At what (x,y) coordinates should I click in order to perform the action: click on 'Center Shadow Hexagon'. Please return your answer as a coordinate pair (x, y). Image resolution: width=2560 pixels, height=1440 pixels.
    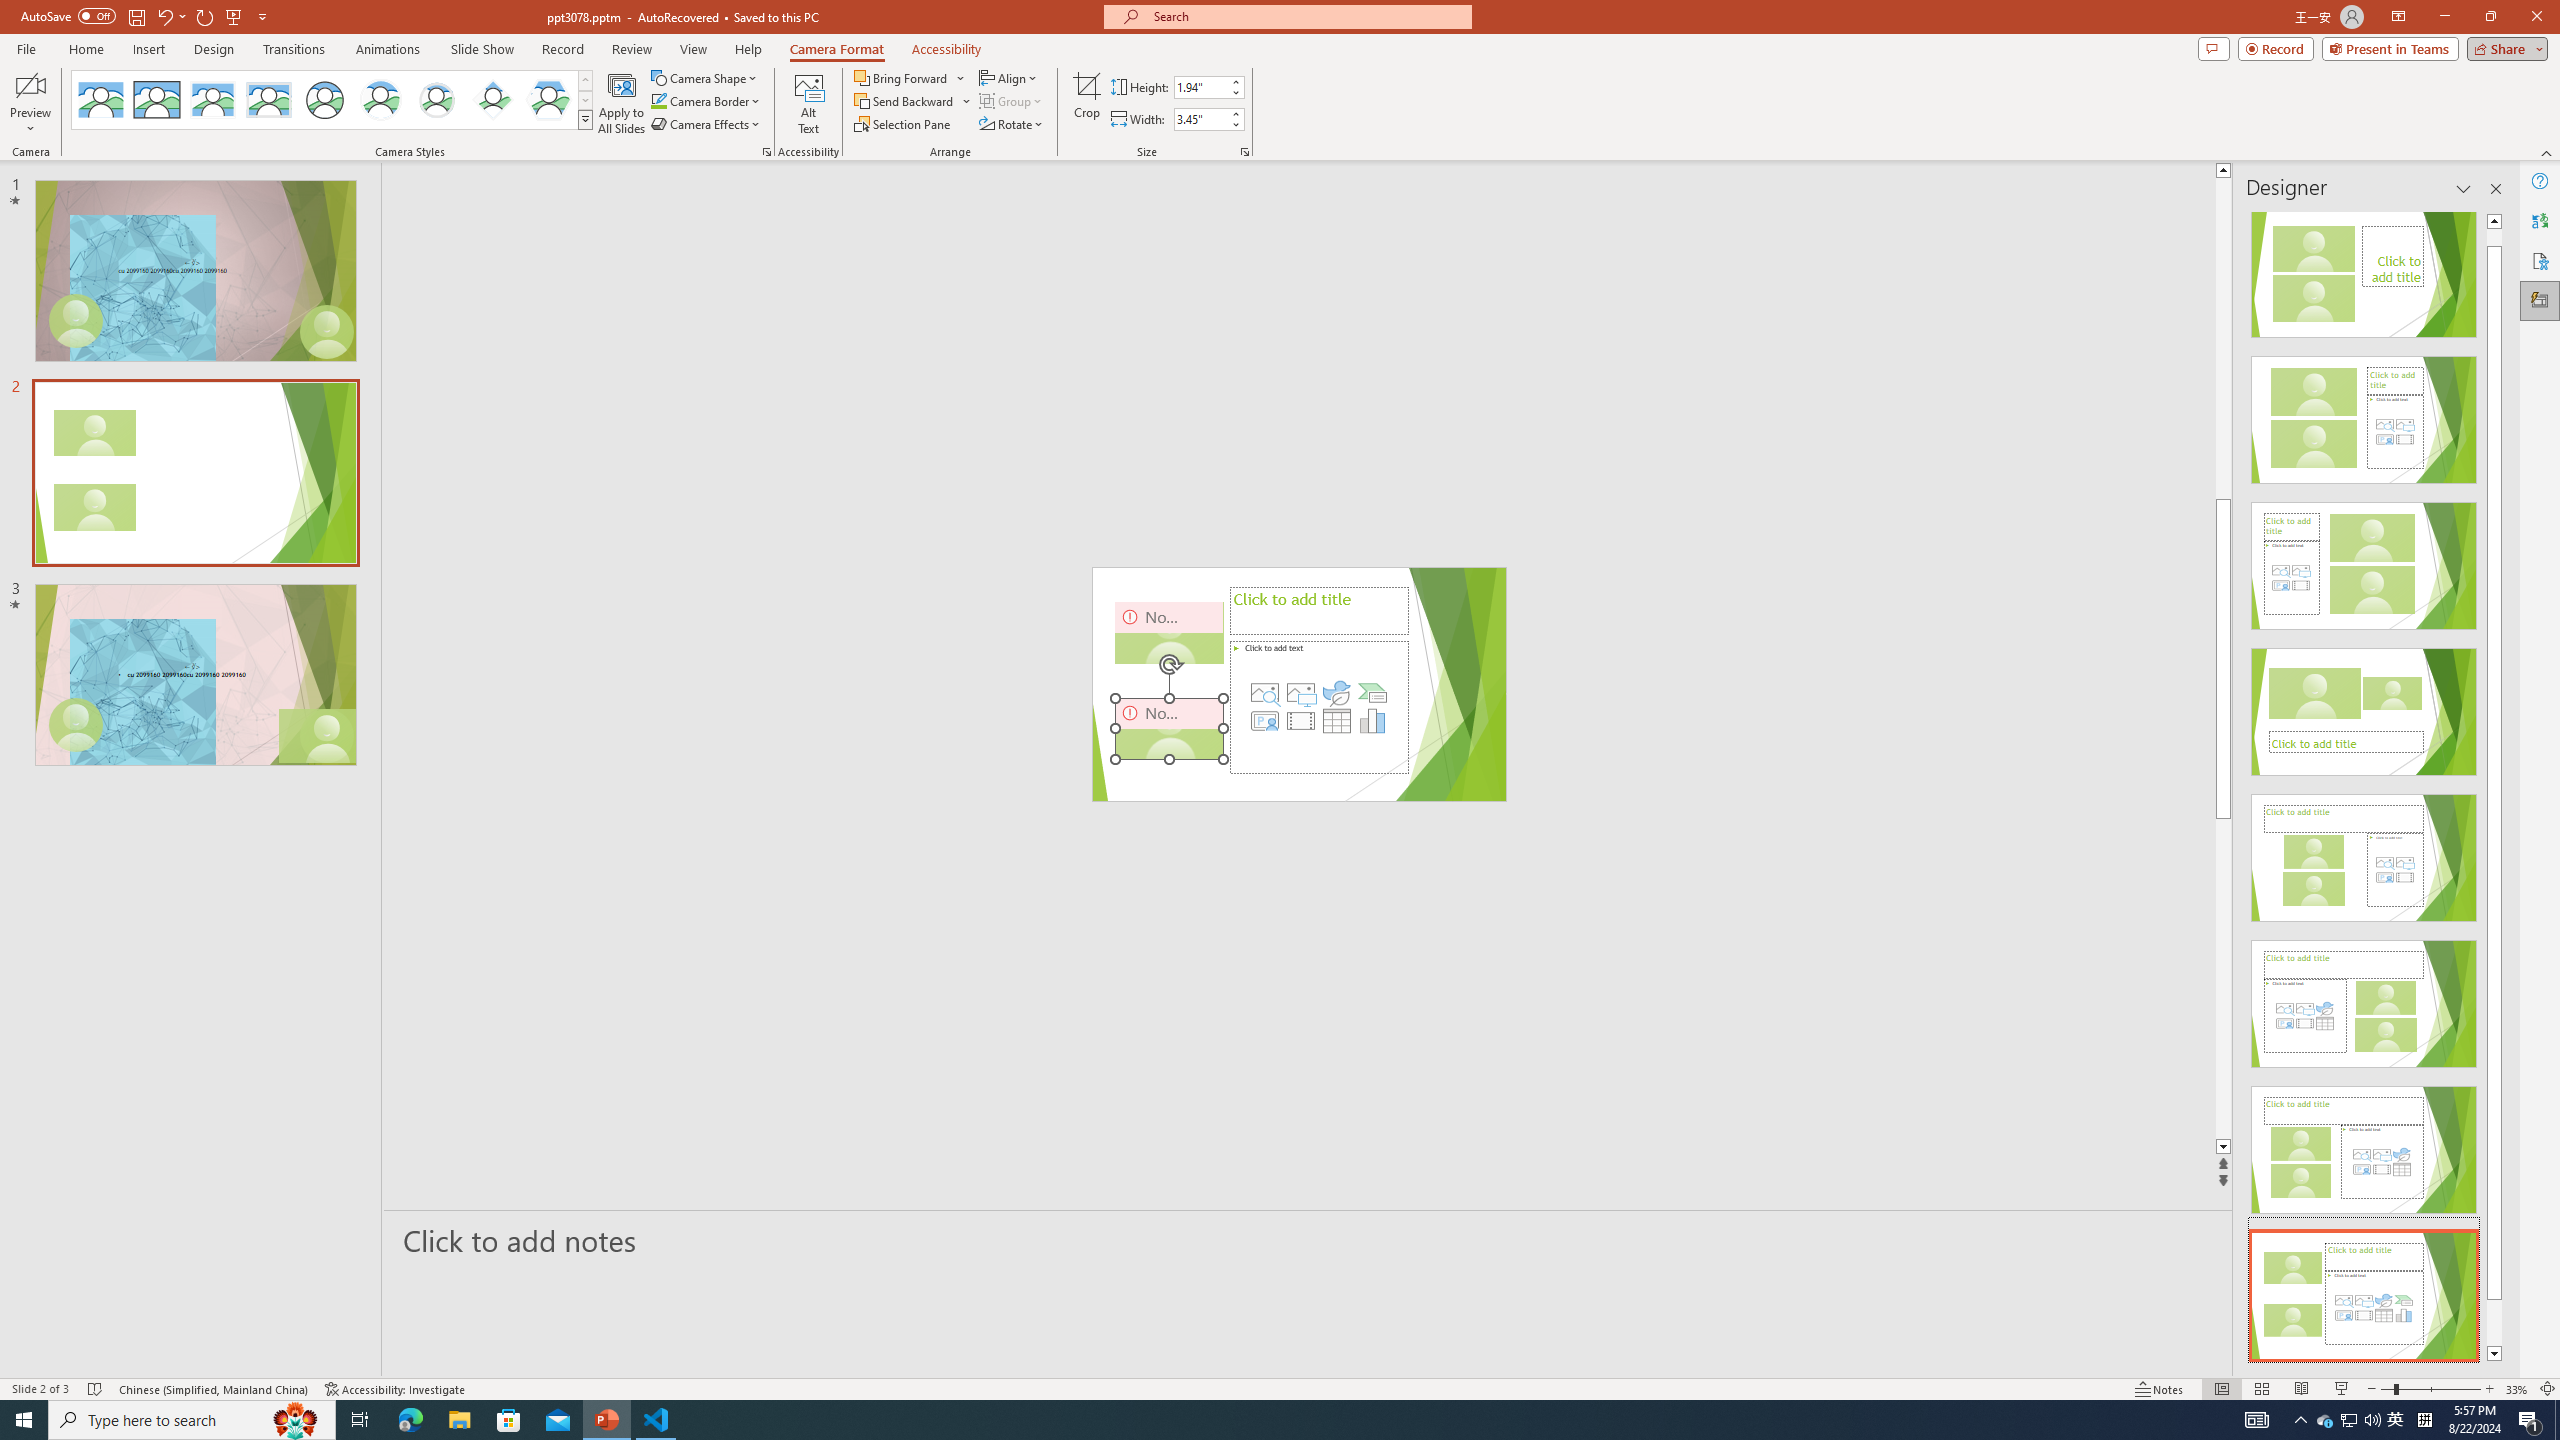
    Looking at the image, I should click on (549, 99).